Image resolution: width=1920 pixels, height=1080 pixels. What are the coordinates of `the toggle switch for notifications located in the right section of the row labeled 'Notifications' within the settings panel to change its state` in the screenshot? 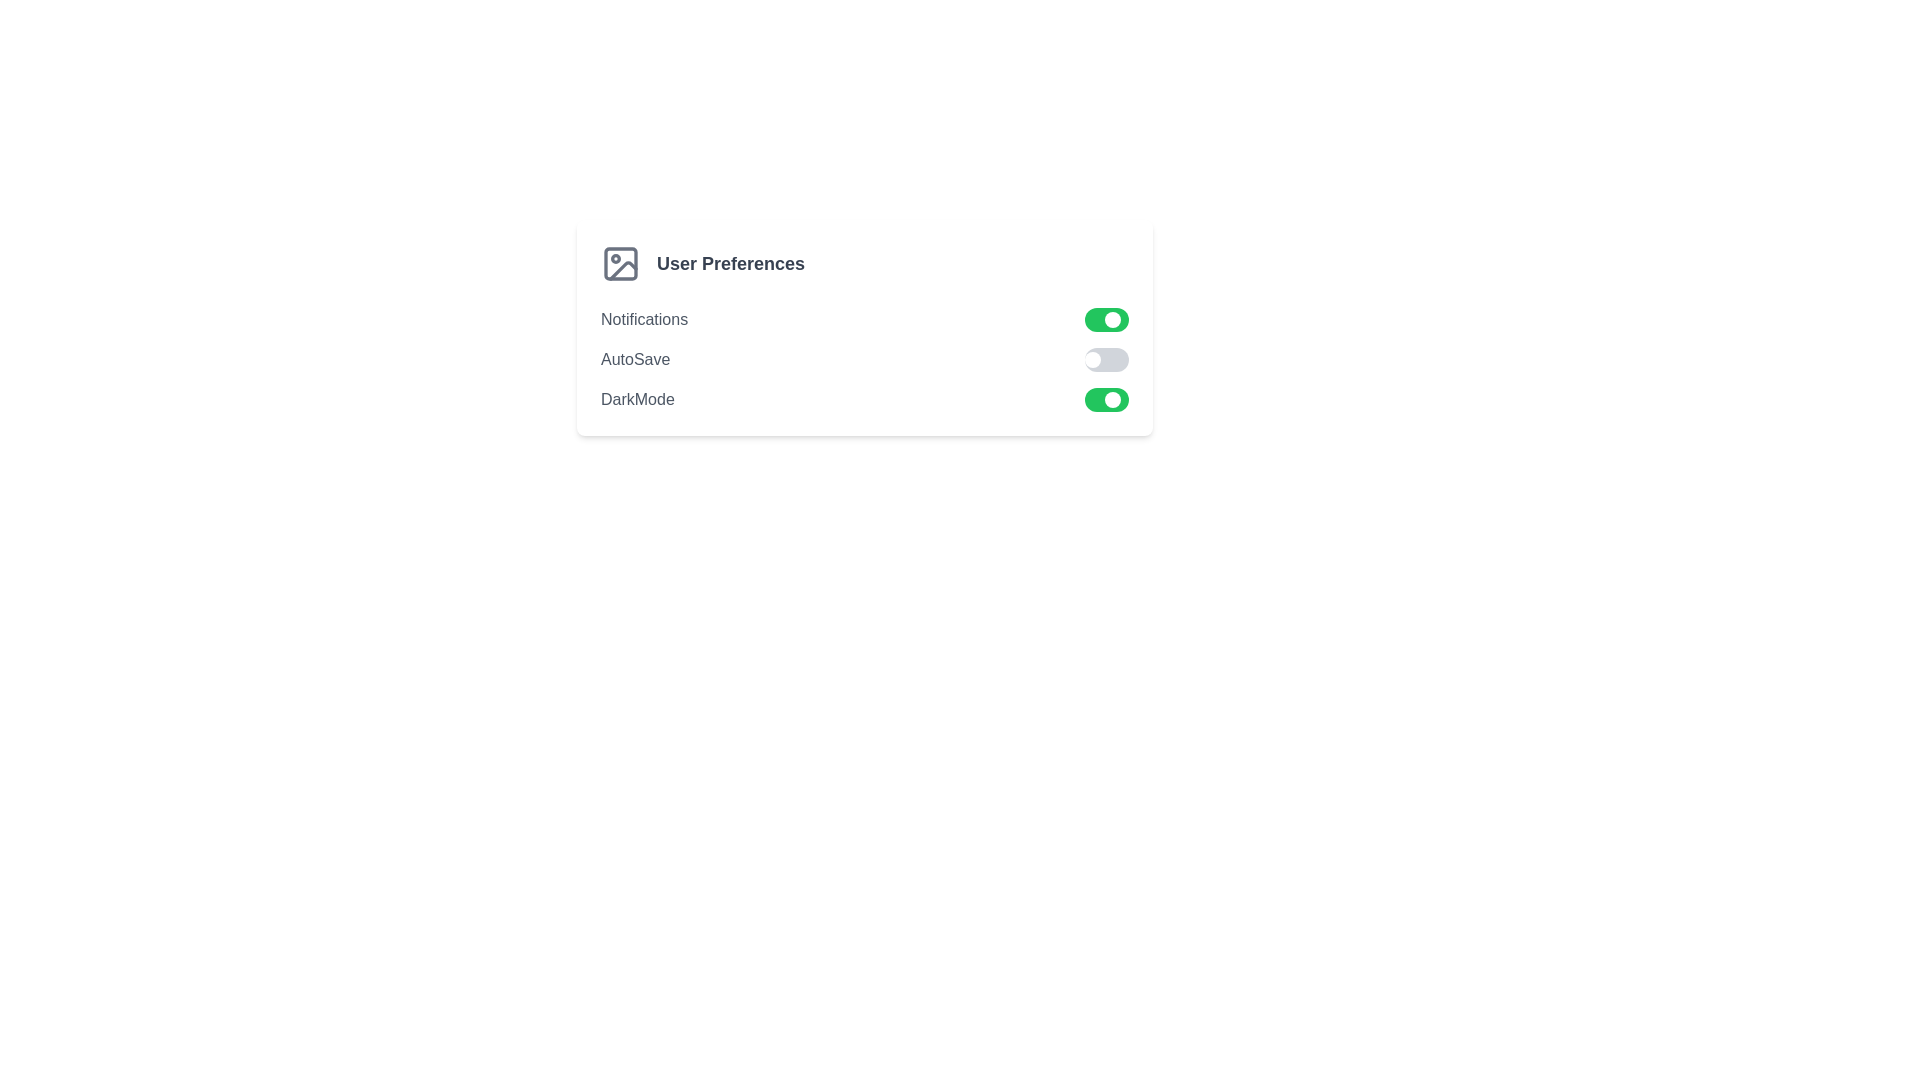 It's located at (1106, 319).